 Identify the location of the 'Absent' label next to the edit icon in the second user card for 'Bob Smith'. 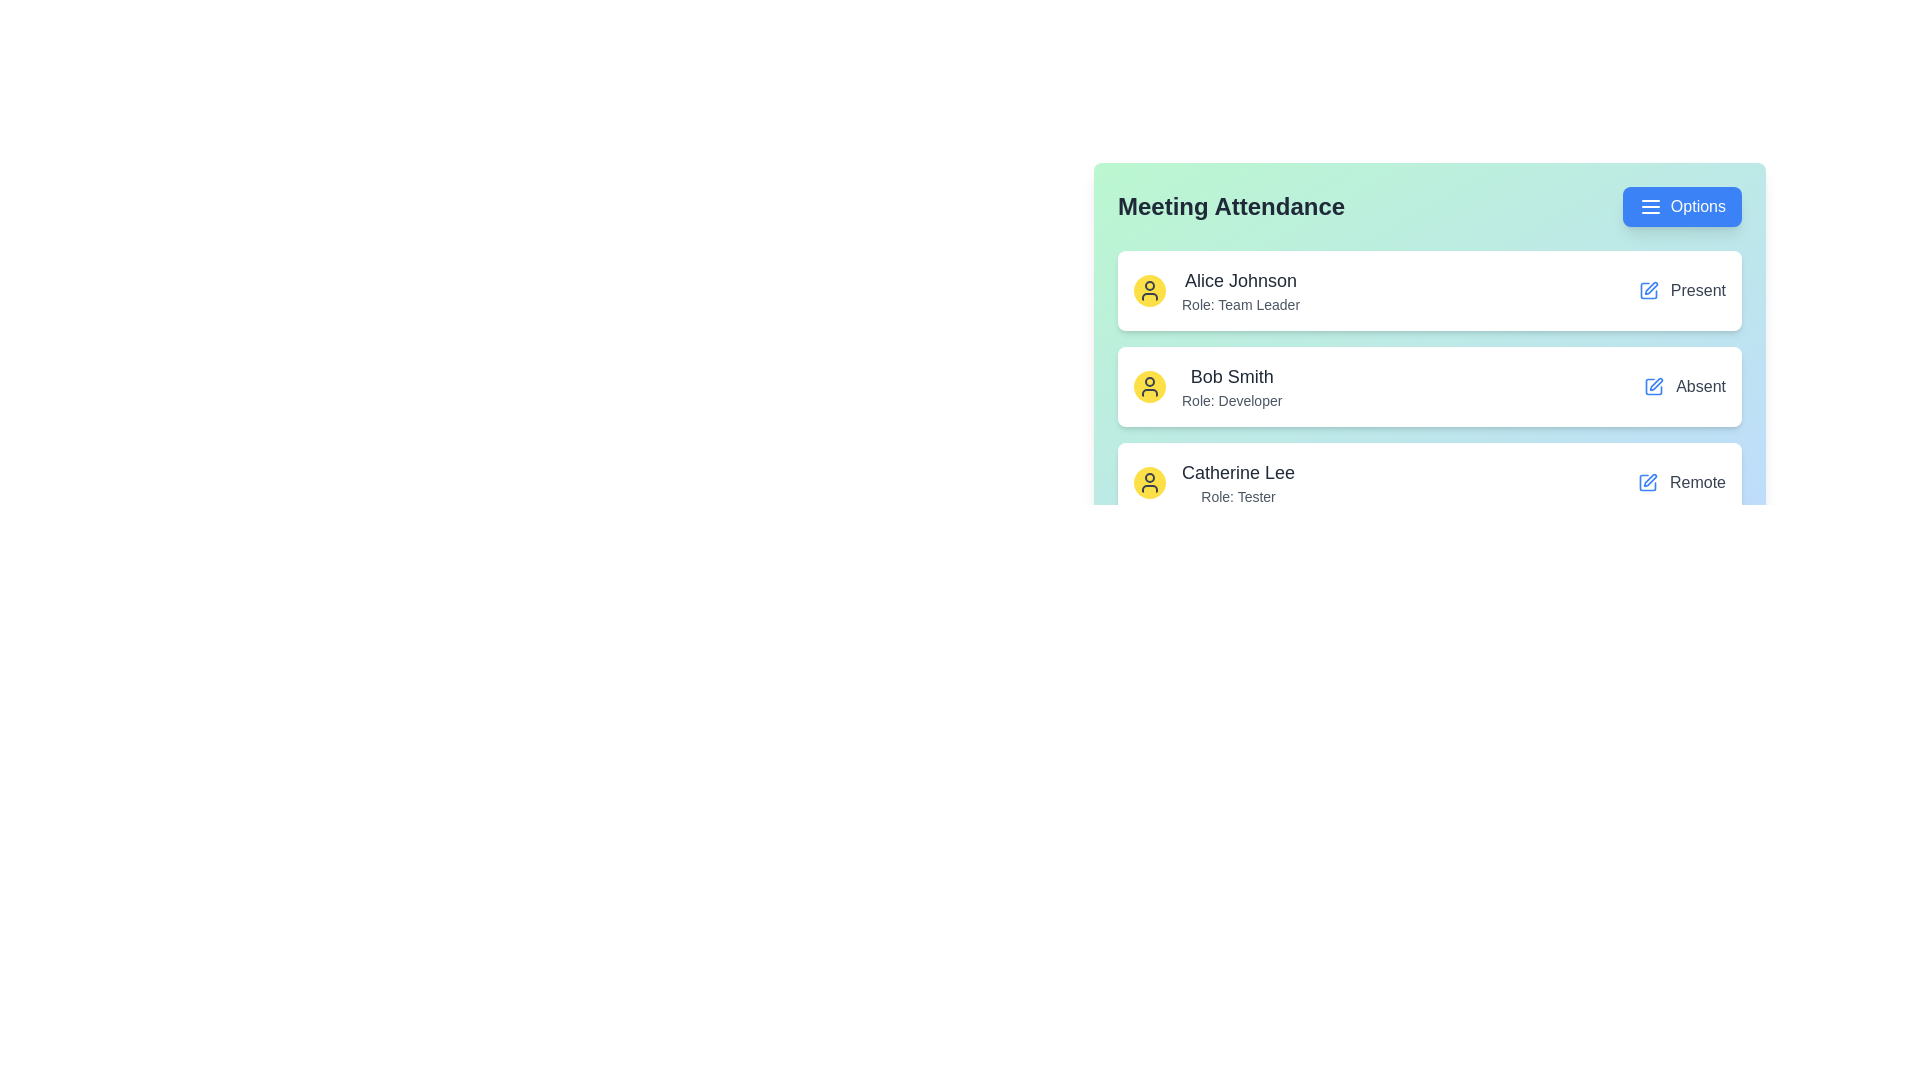
(1684, 386).